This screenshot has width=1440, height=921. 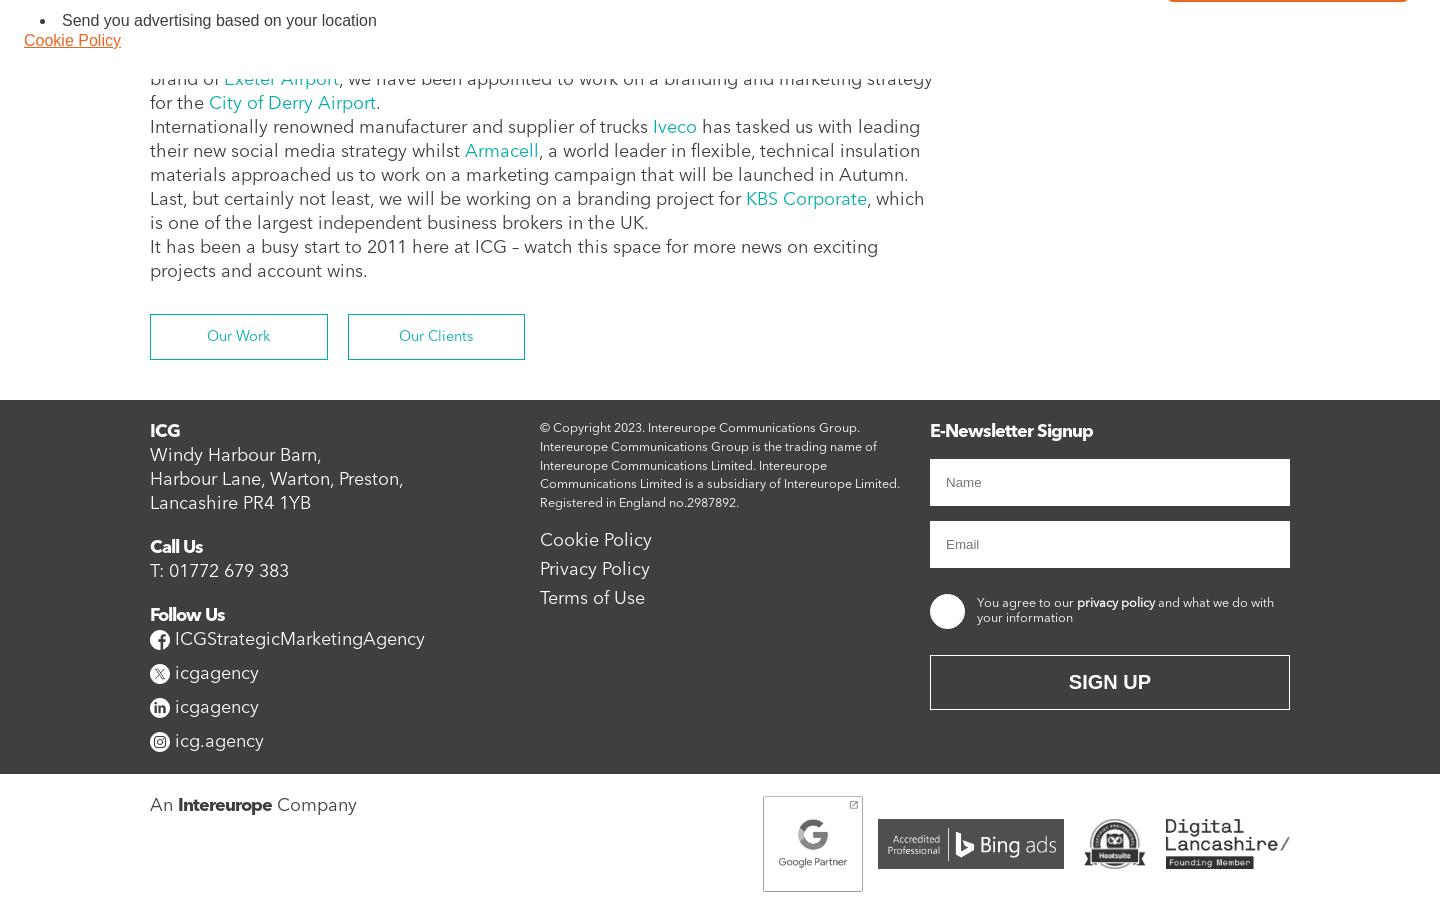 I want to click on 'privacy policy', so click(x=1115, y=602).